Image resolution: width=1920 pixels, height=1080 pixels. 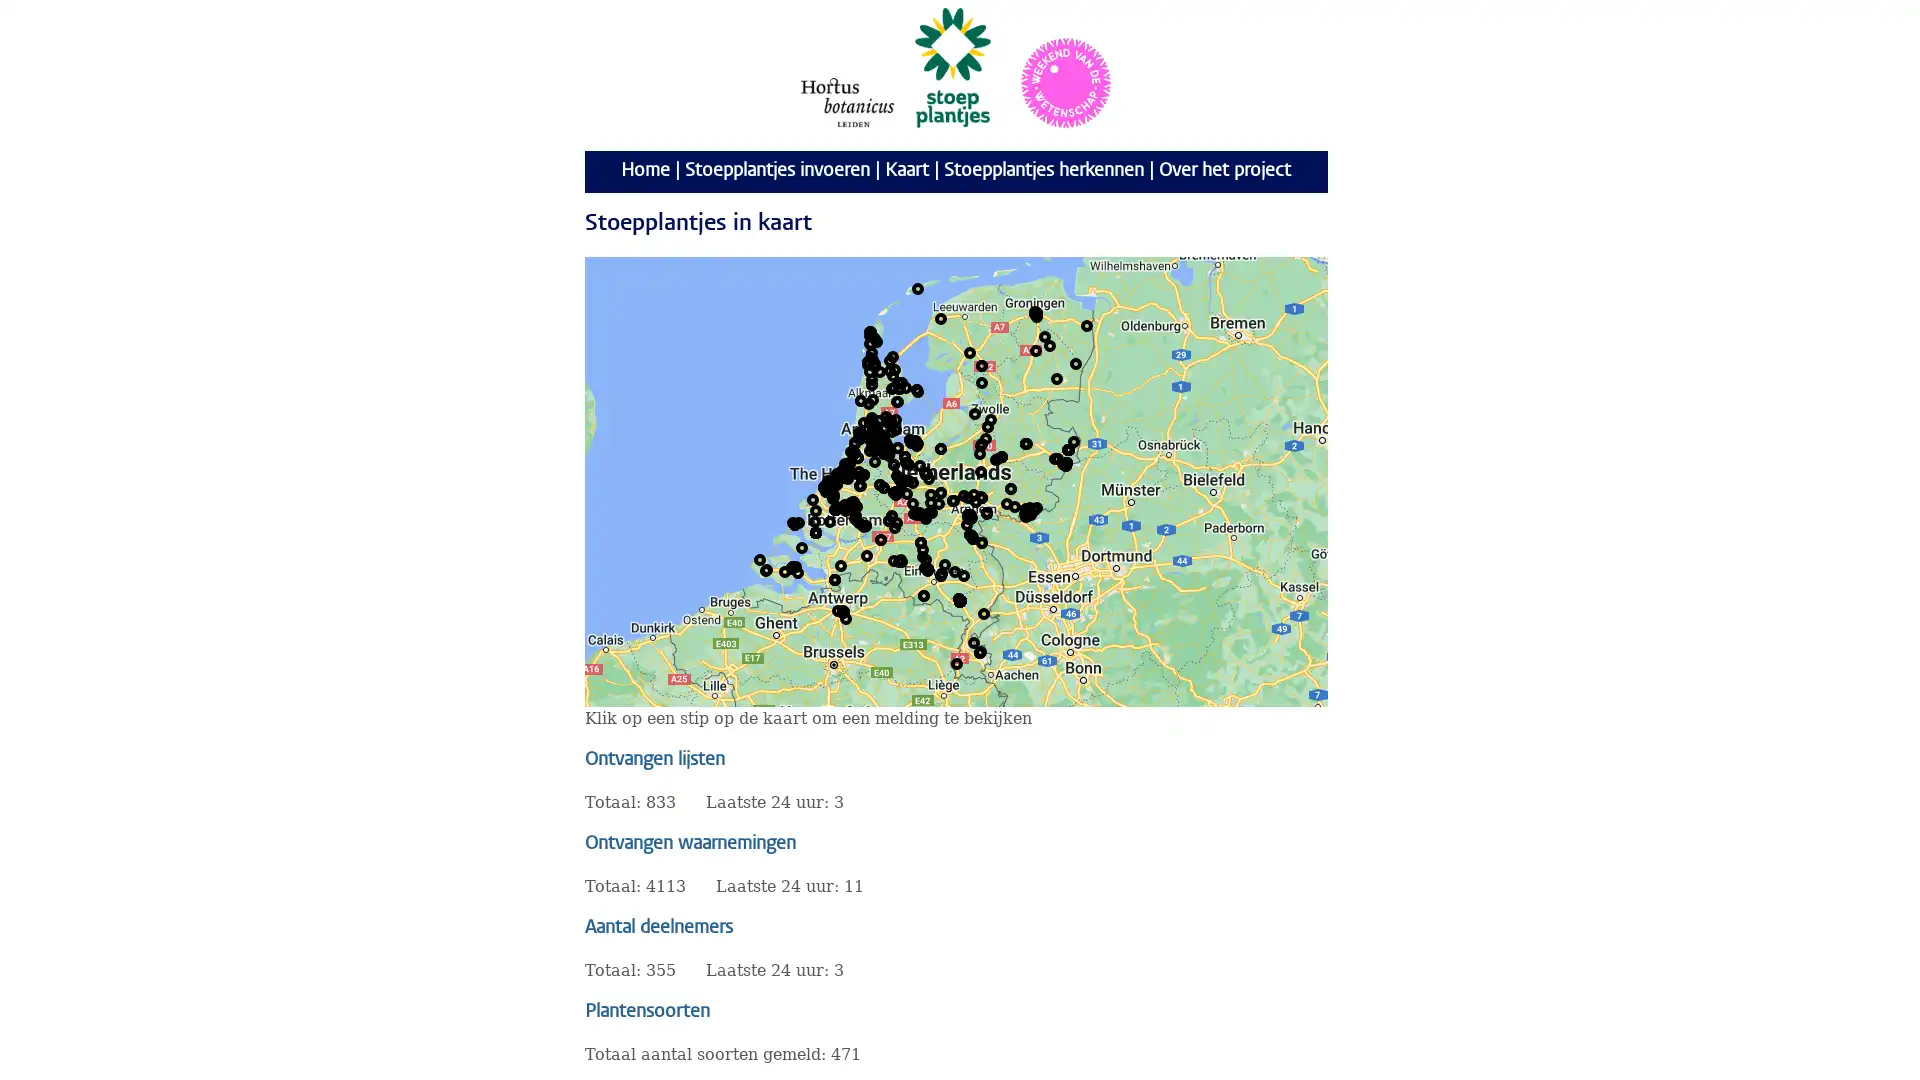 I want to click on Telling van Soraya op 09 oktober 2021, so click(x=868, y=402).